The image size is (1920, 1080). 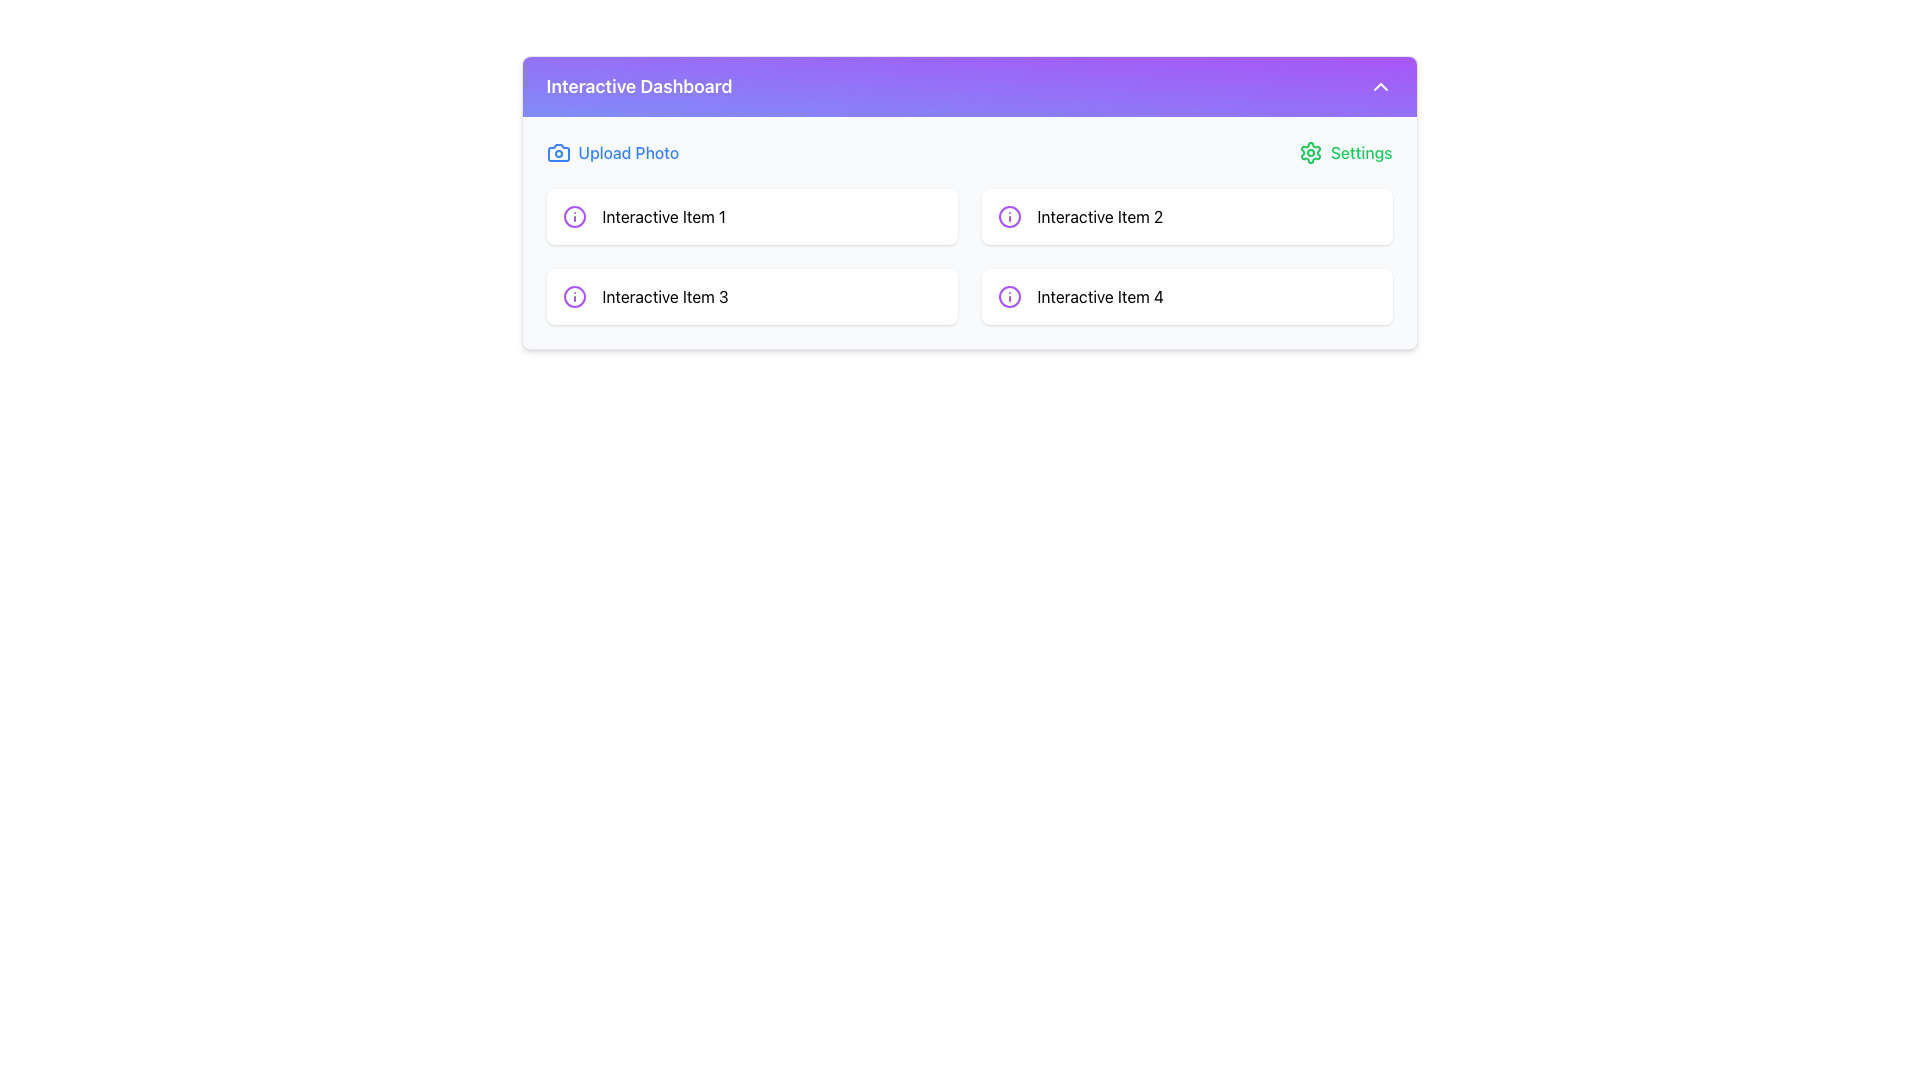 What do you see at coordinates (1099, 216) in the screenshot?
I see `the text label that reads 'Interactive Item 2', located in the upper-right quadrant of the interface, next to a purple information icon` at bounding box center [1099, 216].